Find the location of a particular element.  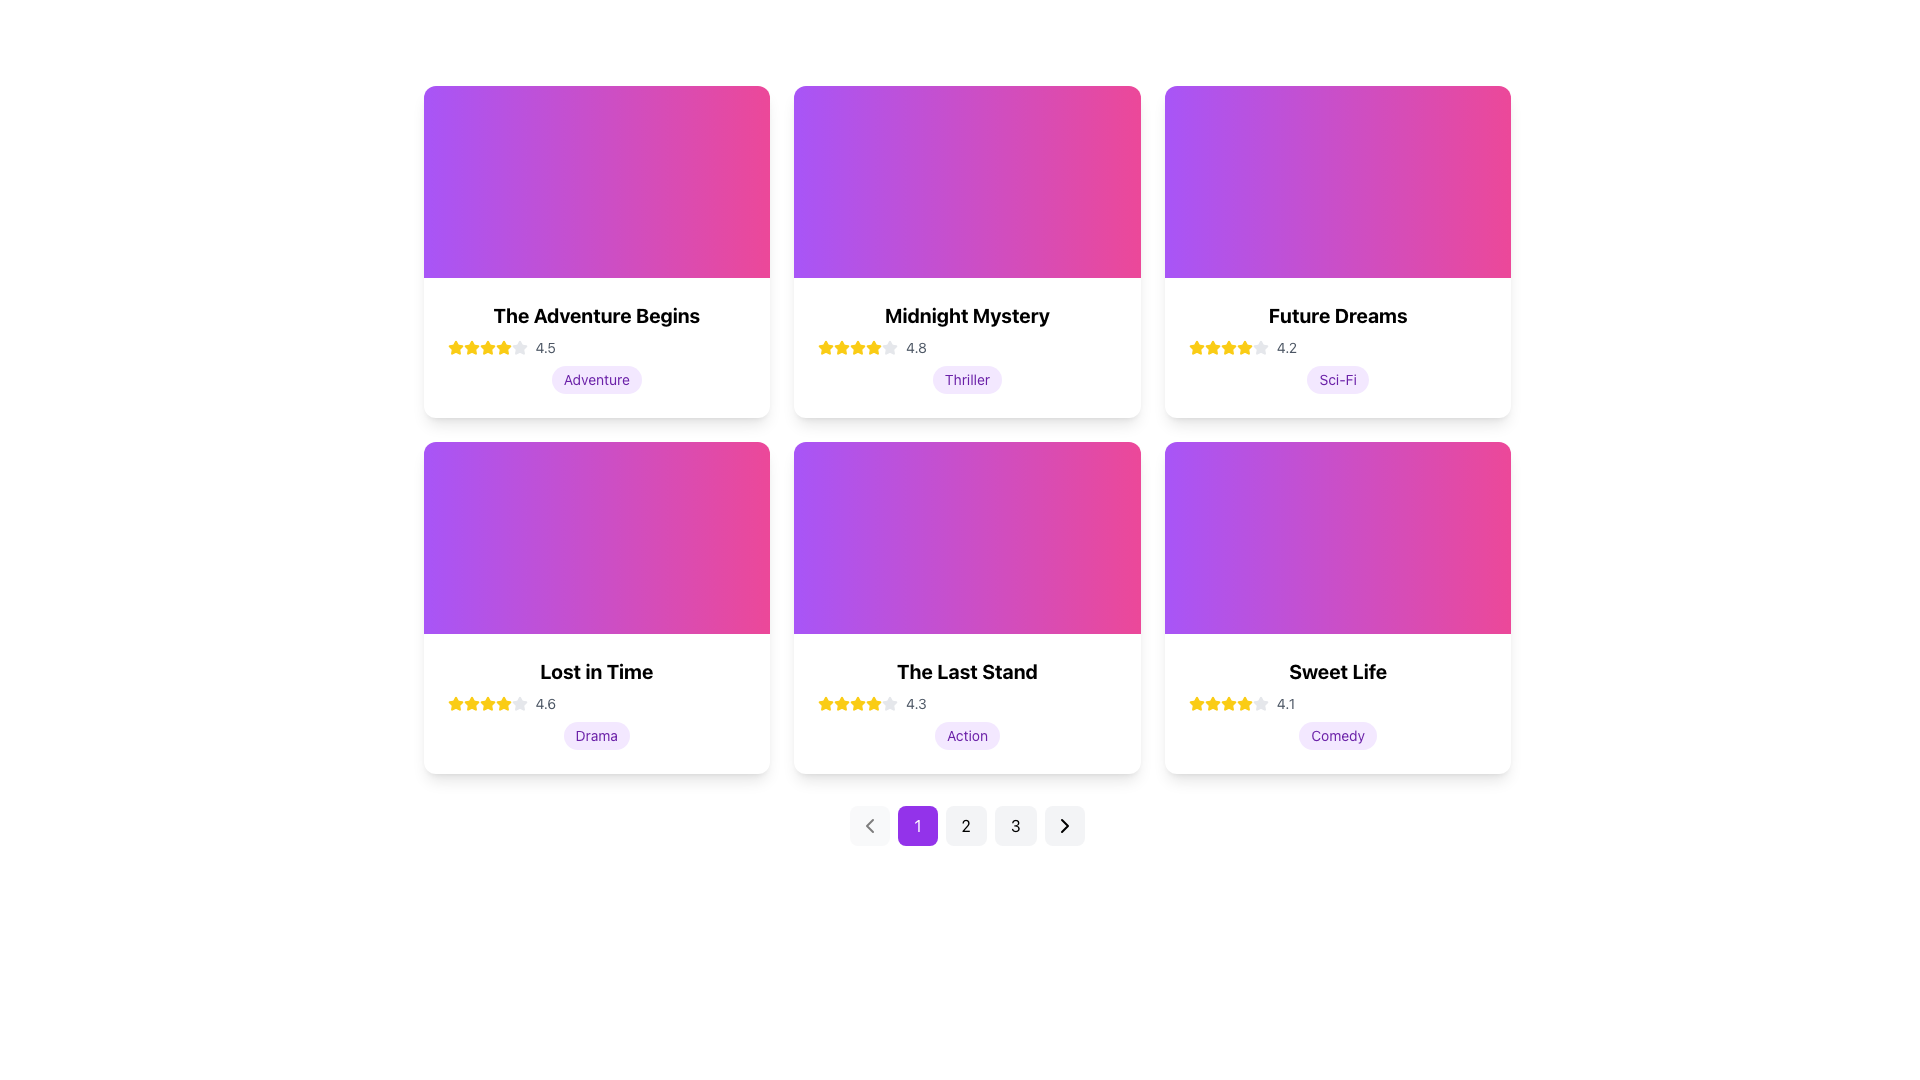

the yellow star icon representing the rating component for the 'Sweet Life' item, which is the first star in the rating row aligned above the text '4.1' is located at coordinates (1196, 702).